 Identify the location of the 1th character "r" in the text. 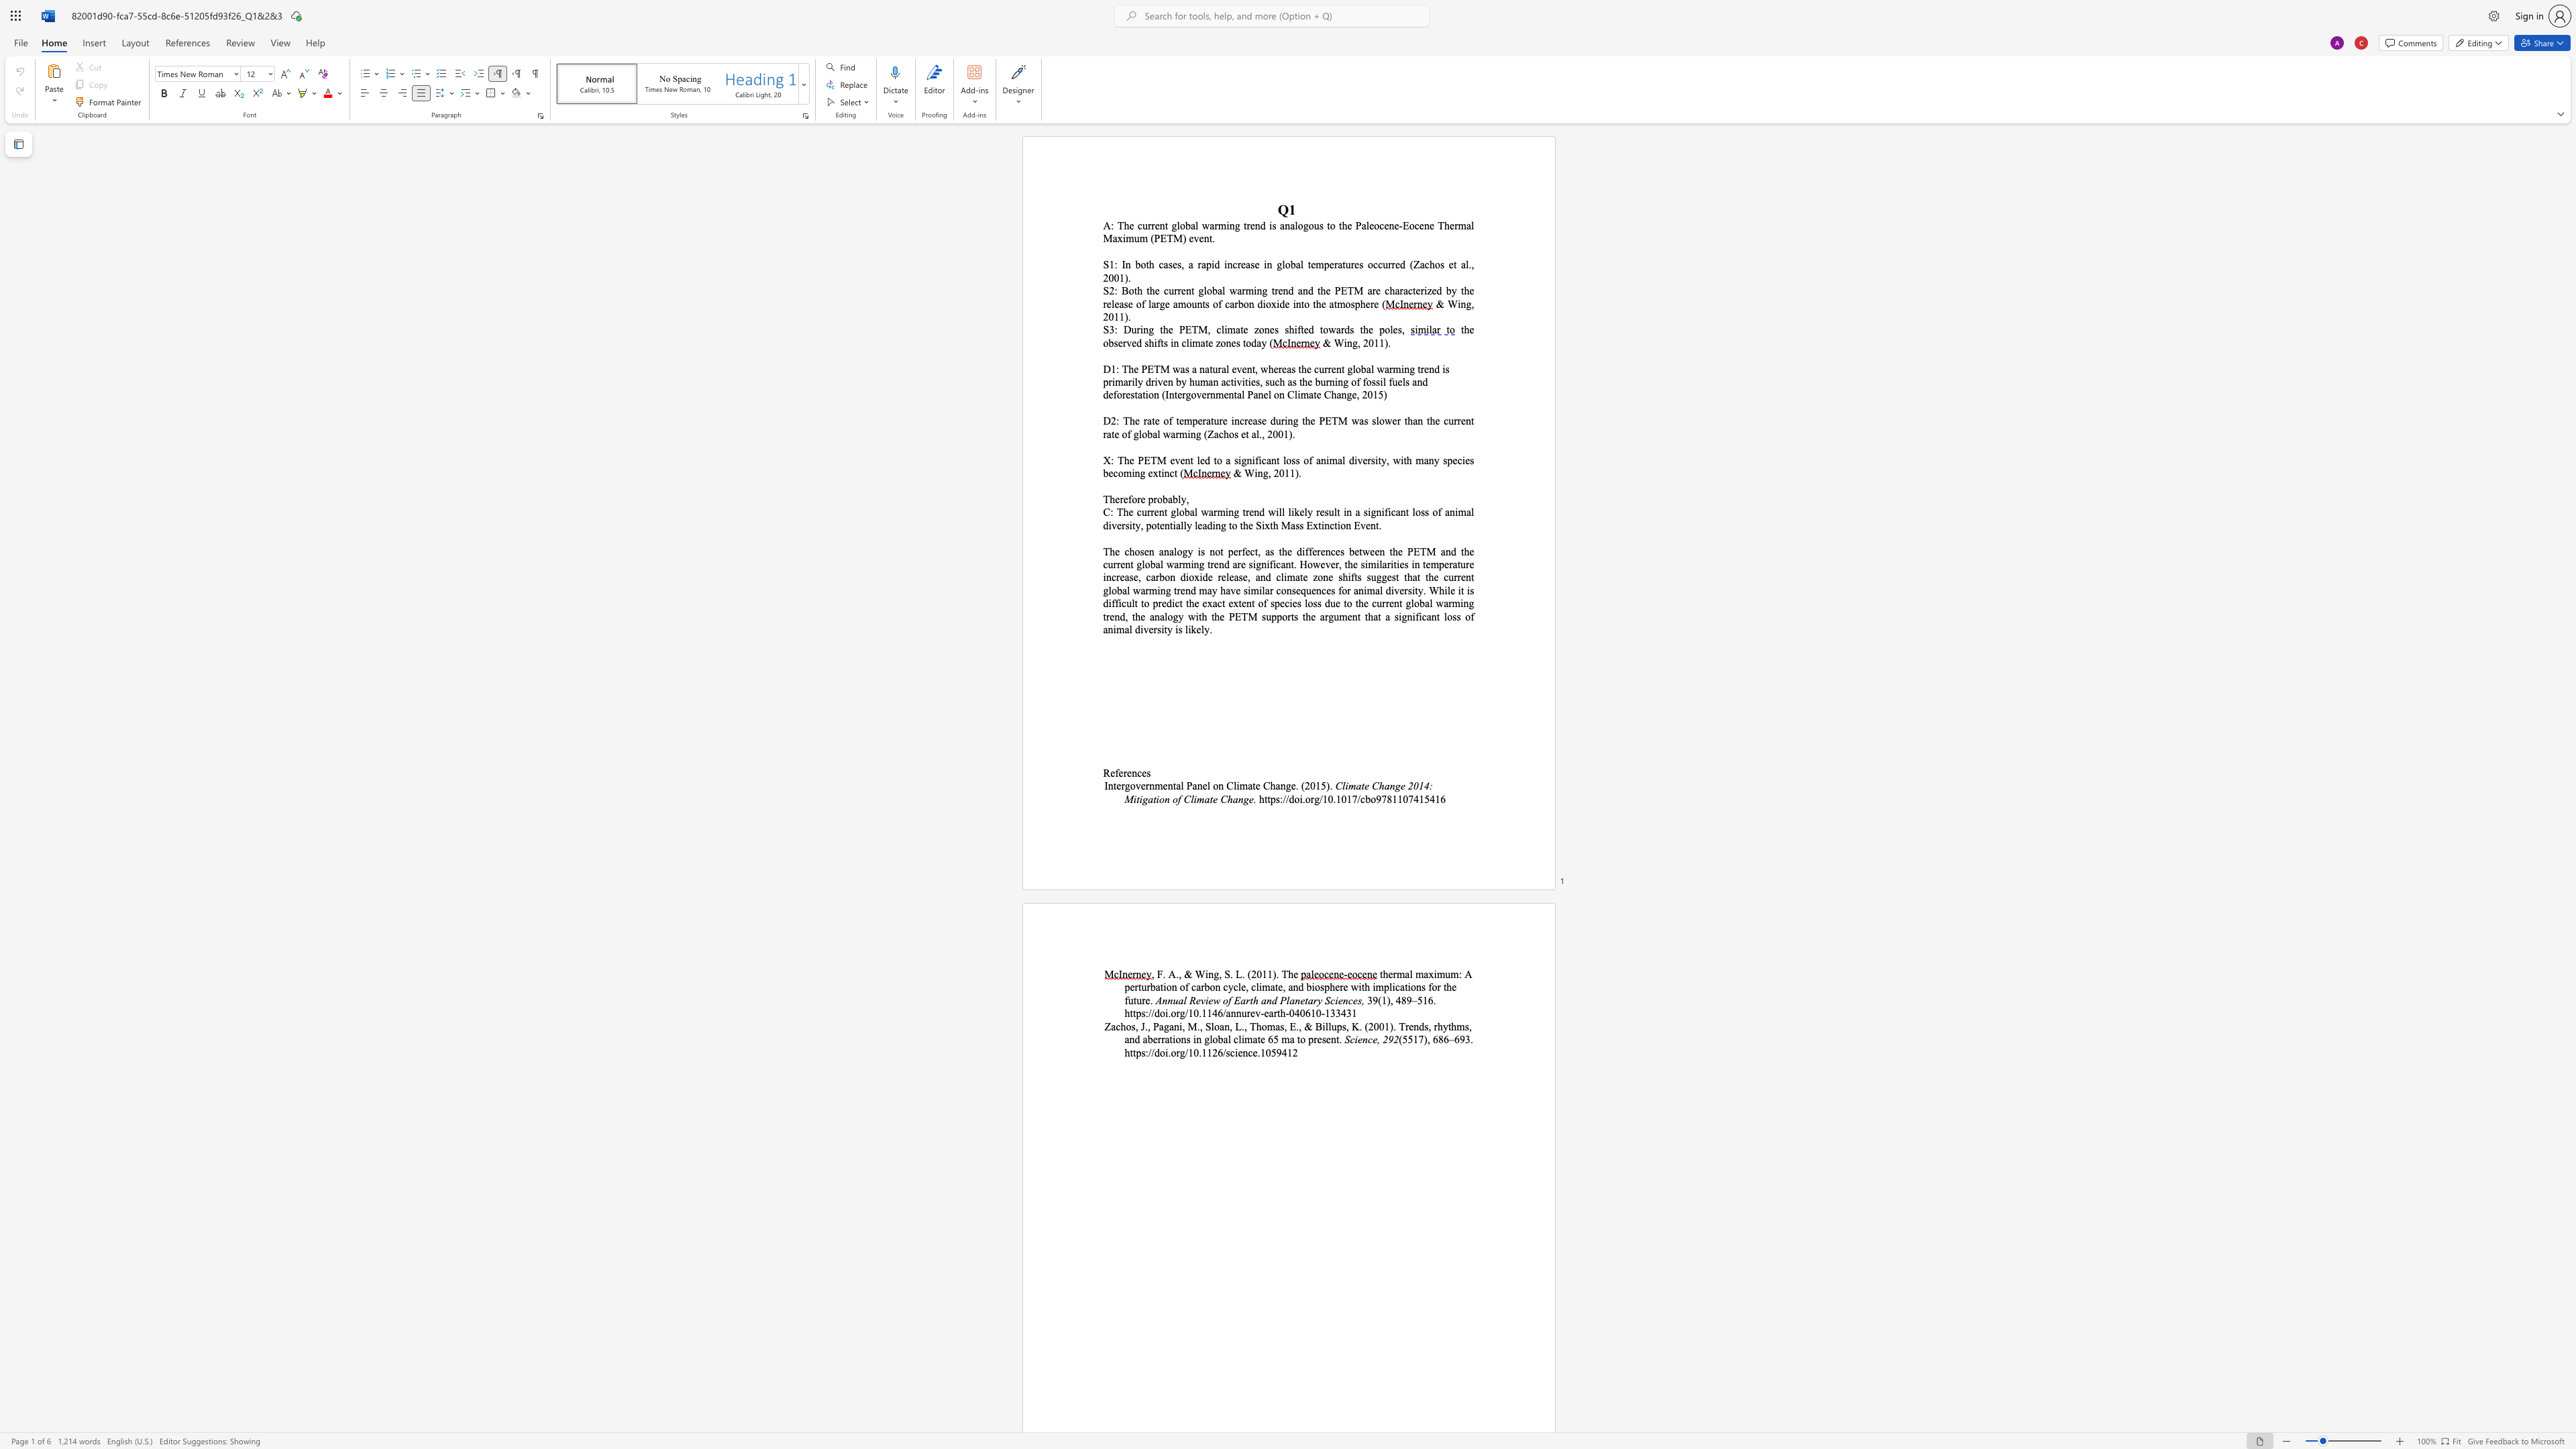
(1148, 511).